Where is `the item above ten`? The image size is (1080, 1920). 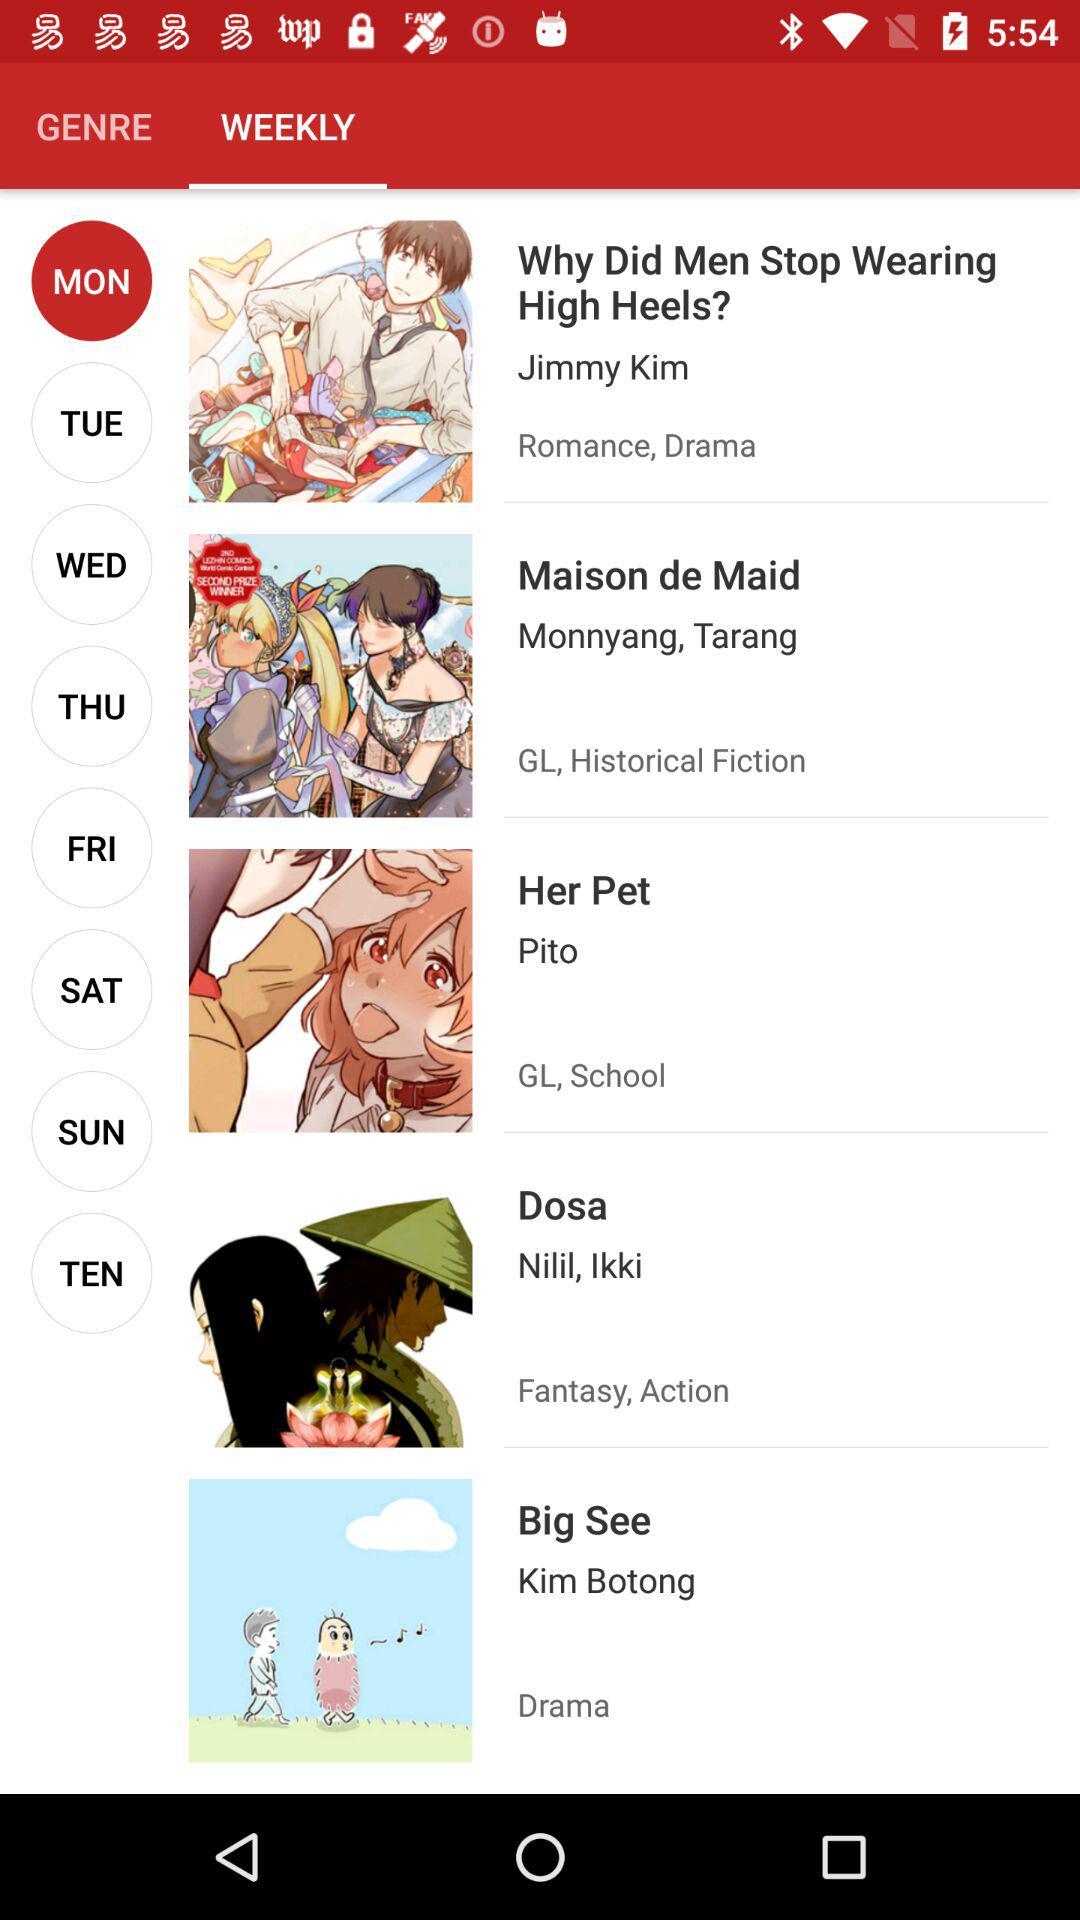
the item above ten is located at coordinates (91, 1131).